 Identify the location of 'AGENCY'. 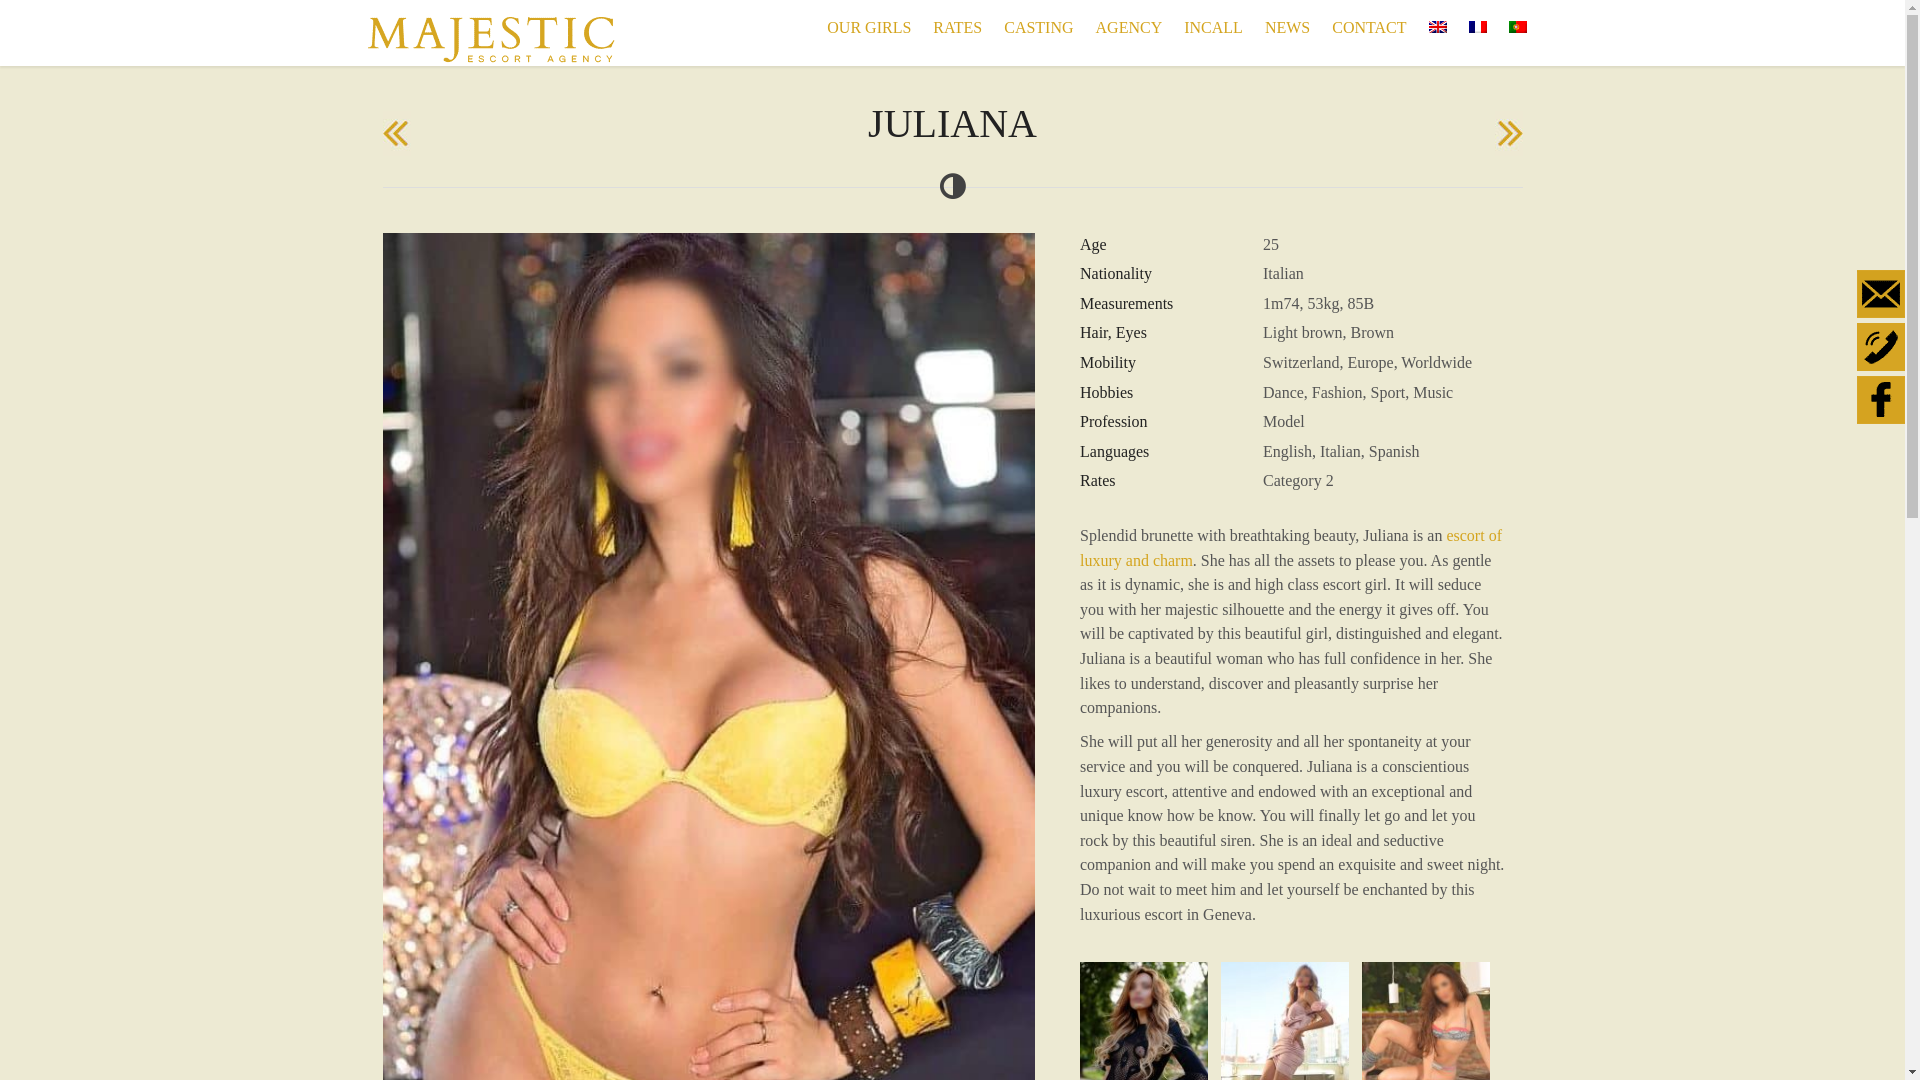
(1129, 27).